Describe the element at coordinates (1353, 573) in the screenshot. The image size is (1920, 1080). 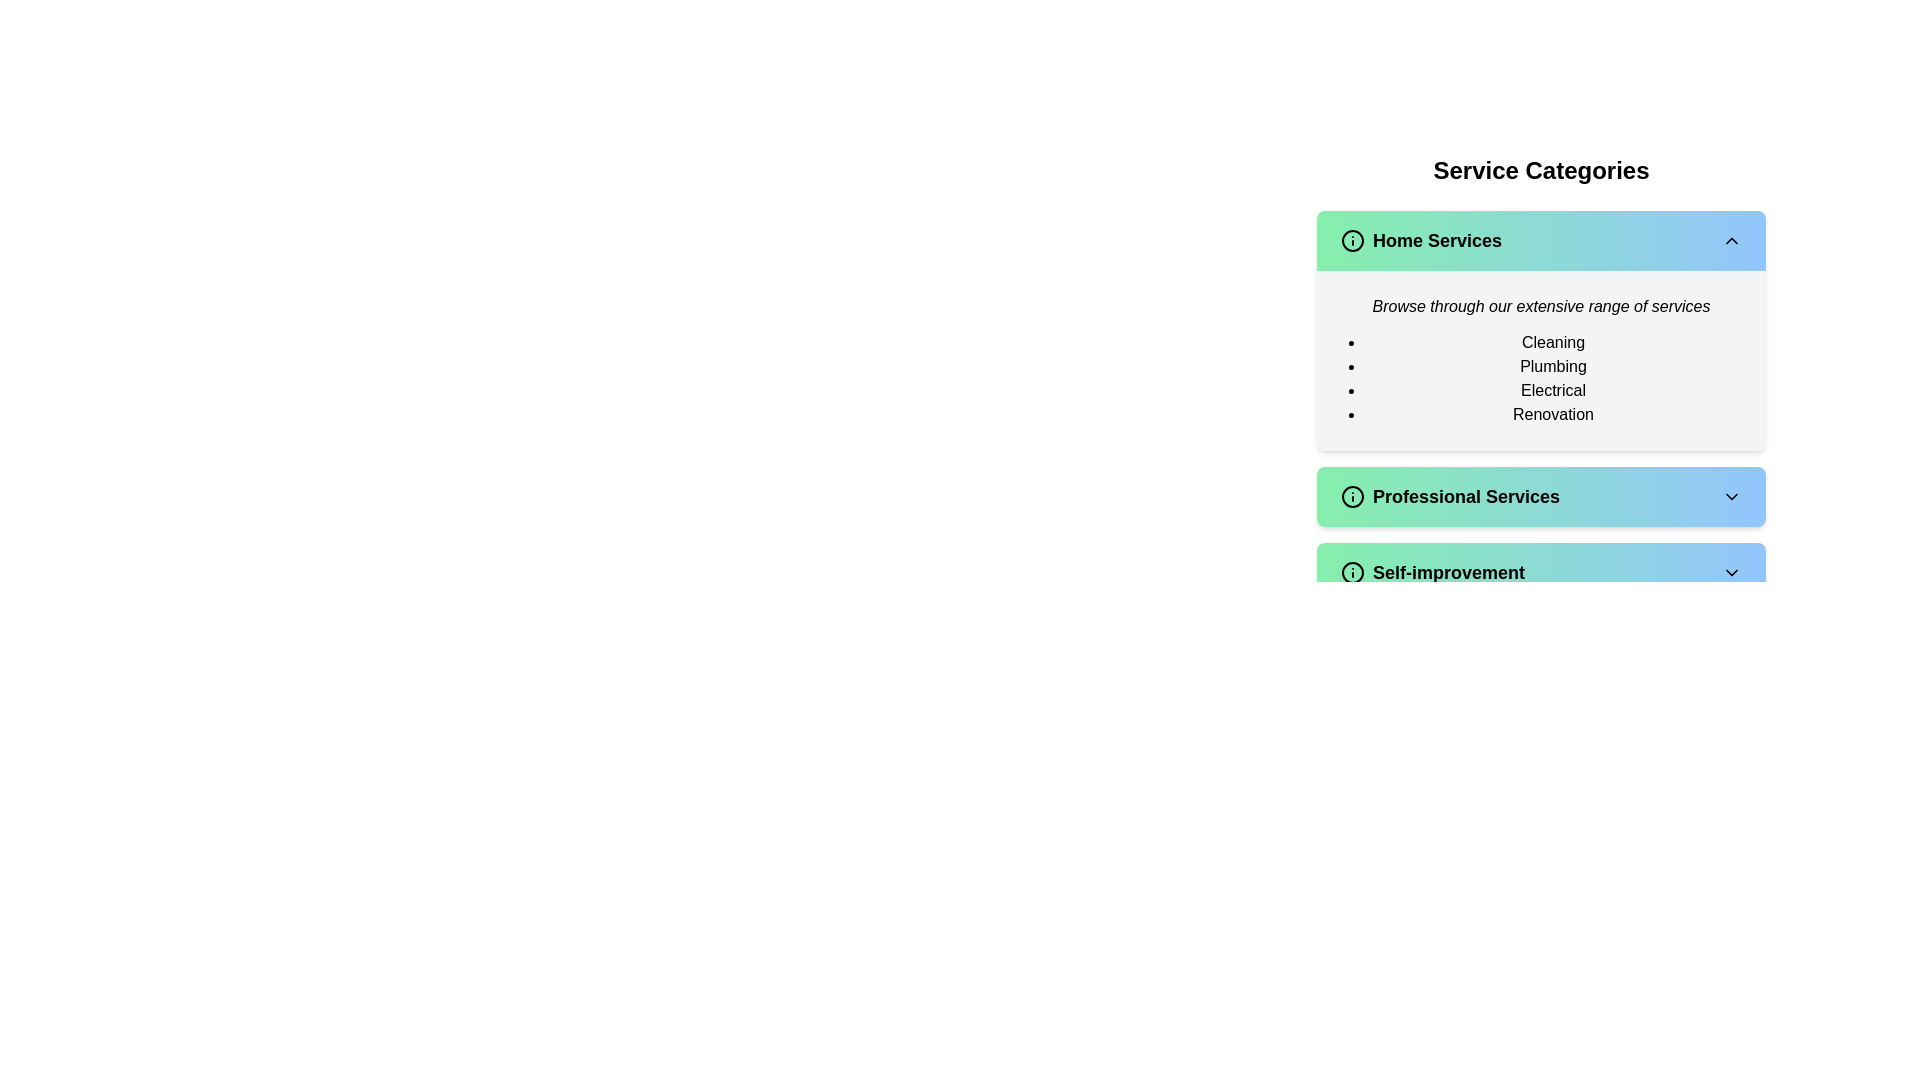
I see `the circular icon representing 'Self-improvement Services' in the leftmost position of the service categories list` at that location.